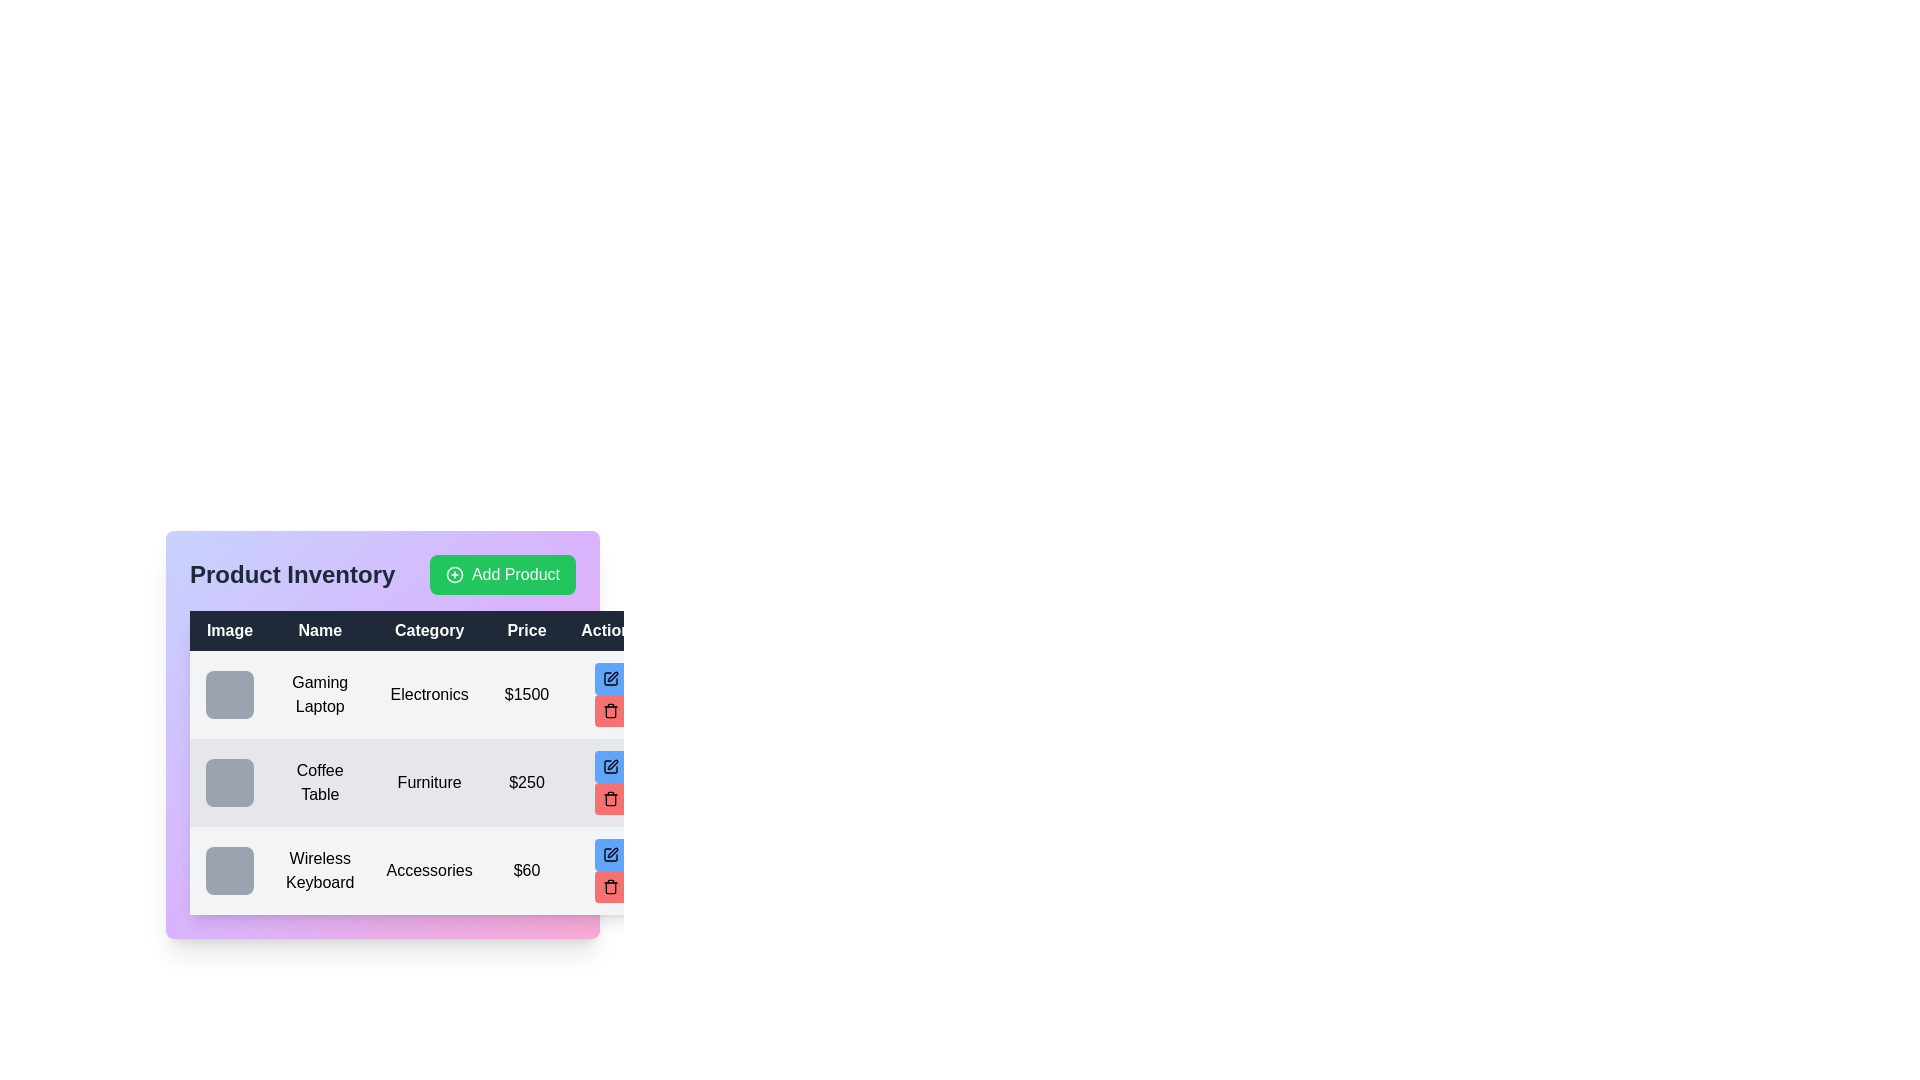 Image resolution: width=1920 pixels, height=1080 pixels. I want to click on the Image Placeholder in the first row of the product inventory table, so click(230, 693).